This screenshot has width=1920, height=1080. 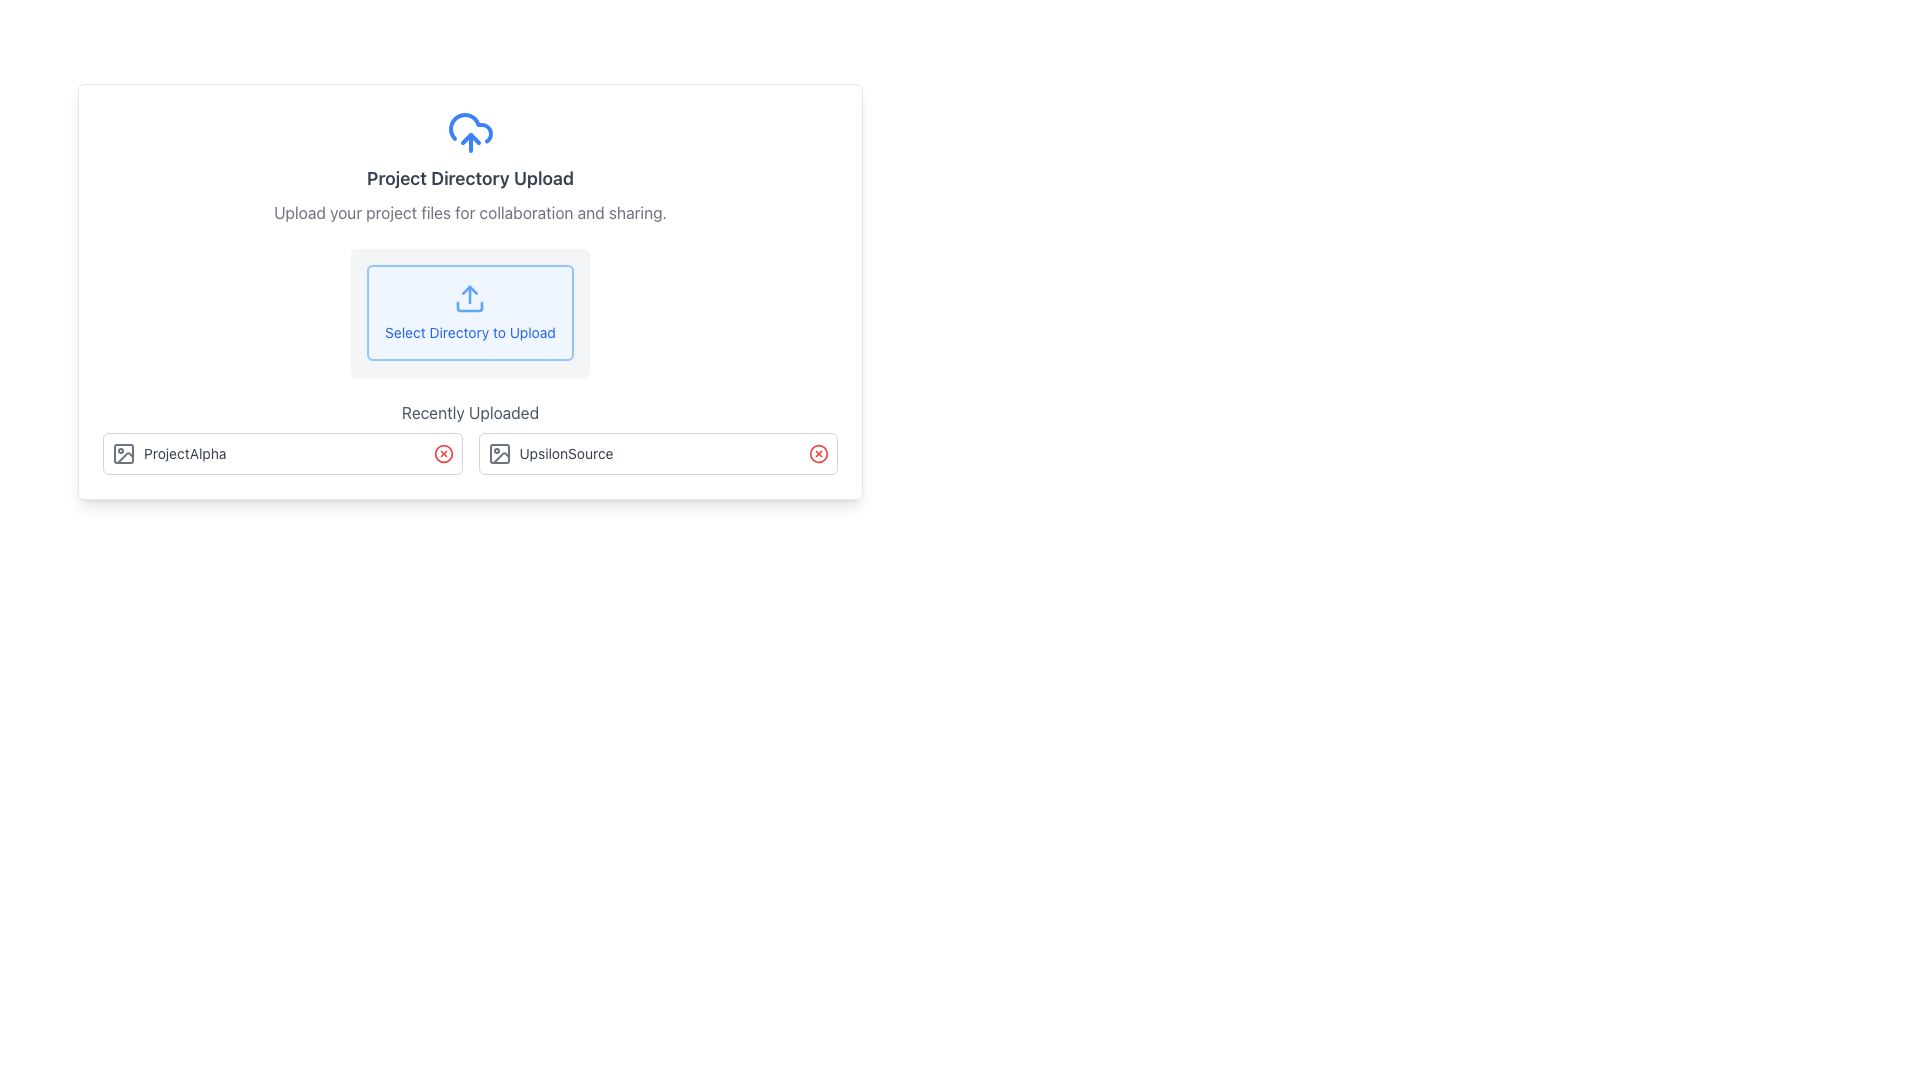 What do you see at coordinates (499, 454) in the screenshot?
I see `the gray-toned outline icon representing an image placeholder, located within the 'Recently Uploaded' section, specifically to the left of the entry labeled 'UpsilonSource'` at bounding box center [499, 454].